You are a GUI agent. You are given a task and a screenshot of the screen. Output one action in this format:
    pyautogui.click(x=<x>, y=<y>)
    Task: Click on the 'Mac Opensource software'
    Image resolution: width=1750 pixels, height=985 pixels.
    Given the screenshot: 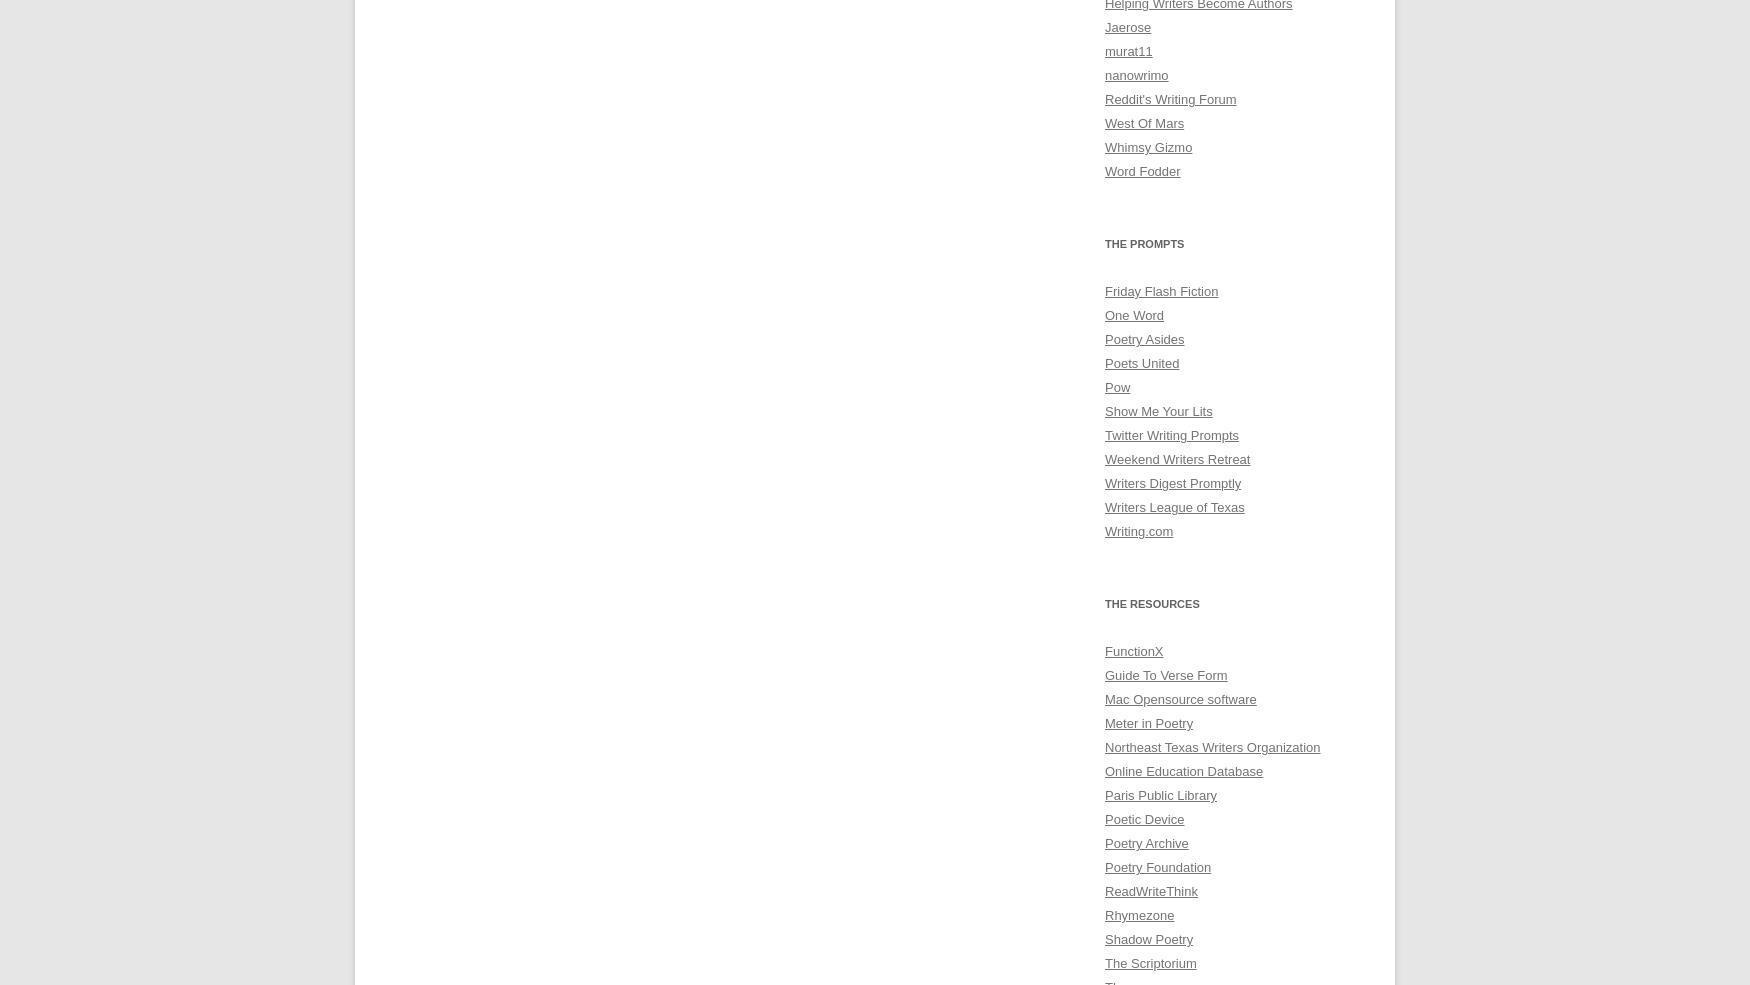 What is the action you would take?
    pyautogui.click(x=1104, y=699)
    